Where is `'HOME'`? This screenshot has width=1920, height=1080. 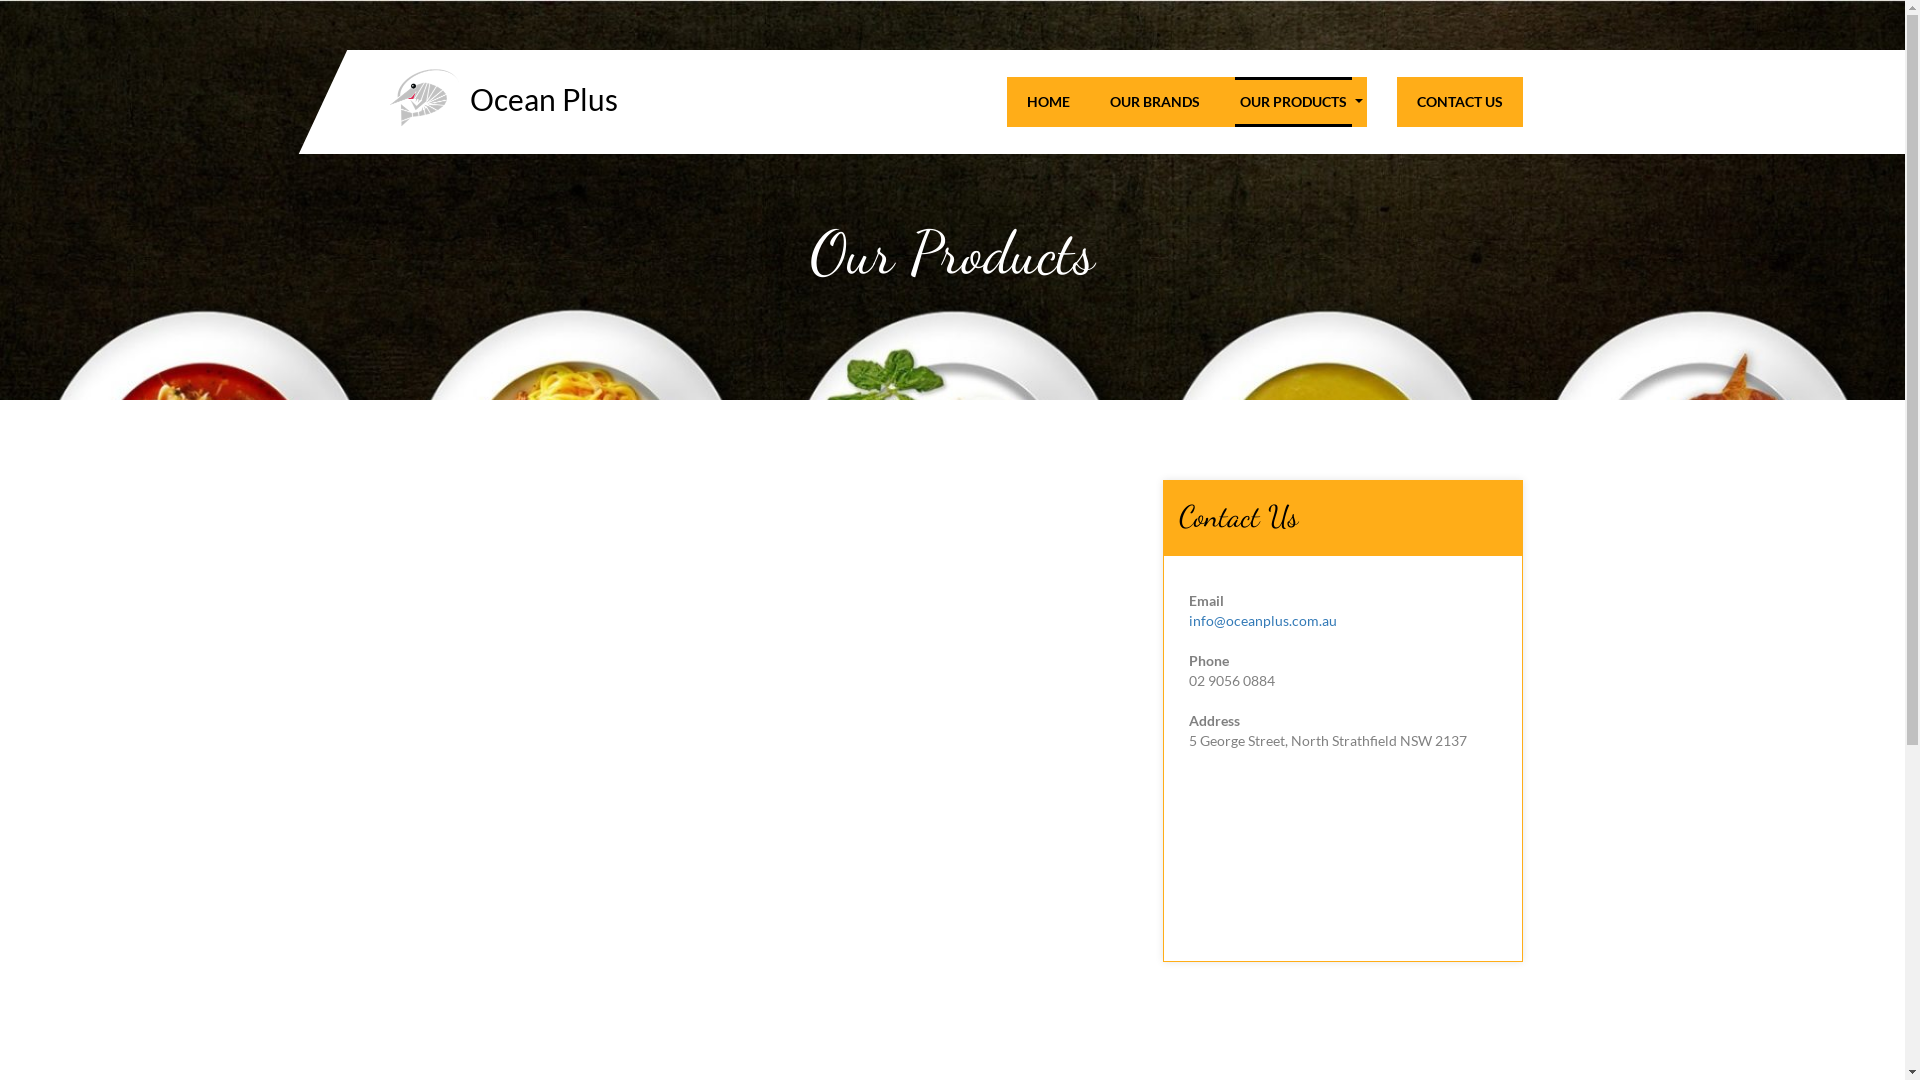
'HOME' is located at coordinates (1047, 101).